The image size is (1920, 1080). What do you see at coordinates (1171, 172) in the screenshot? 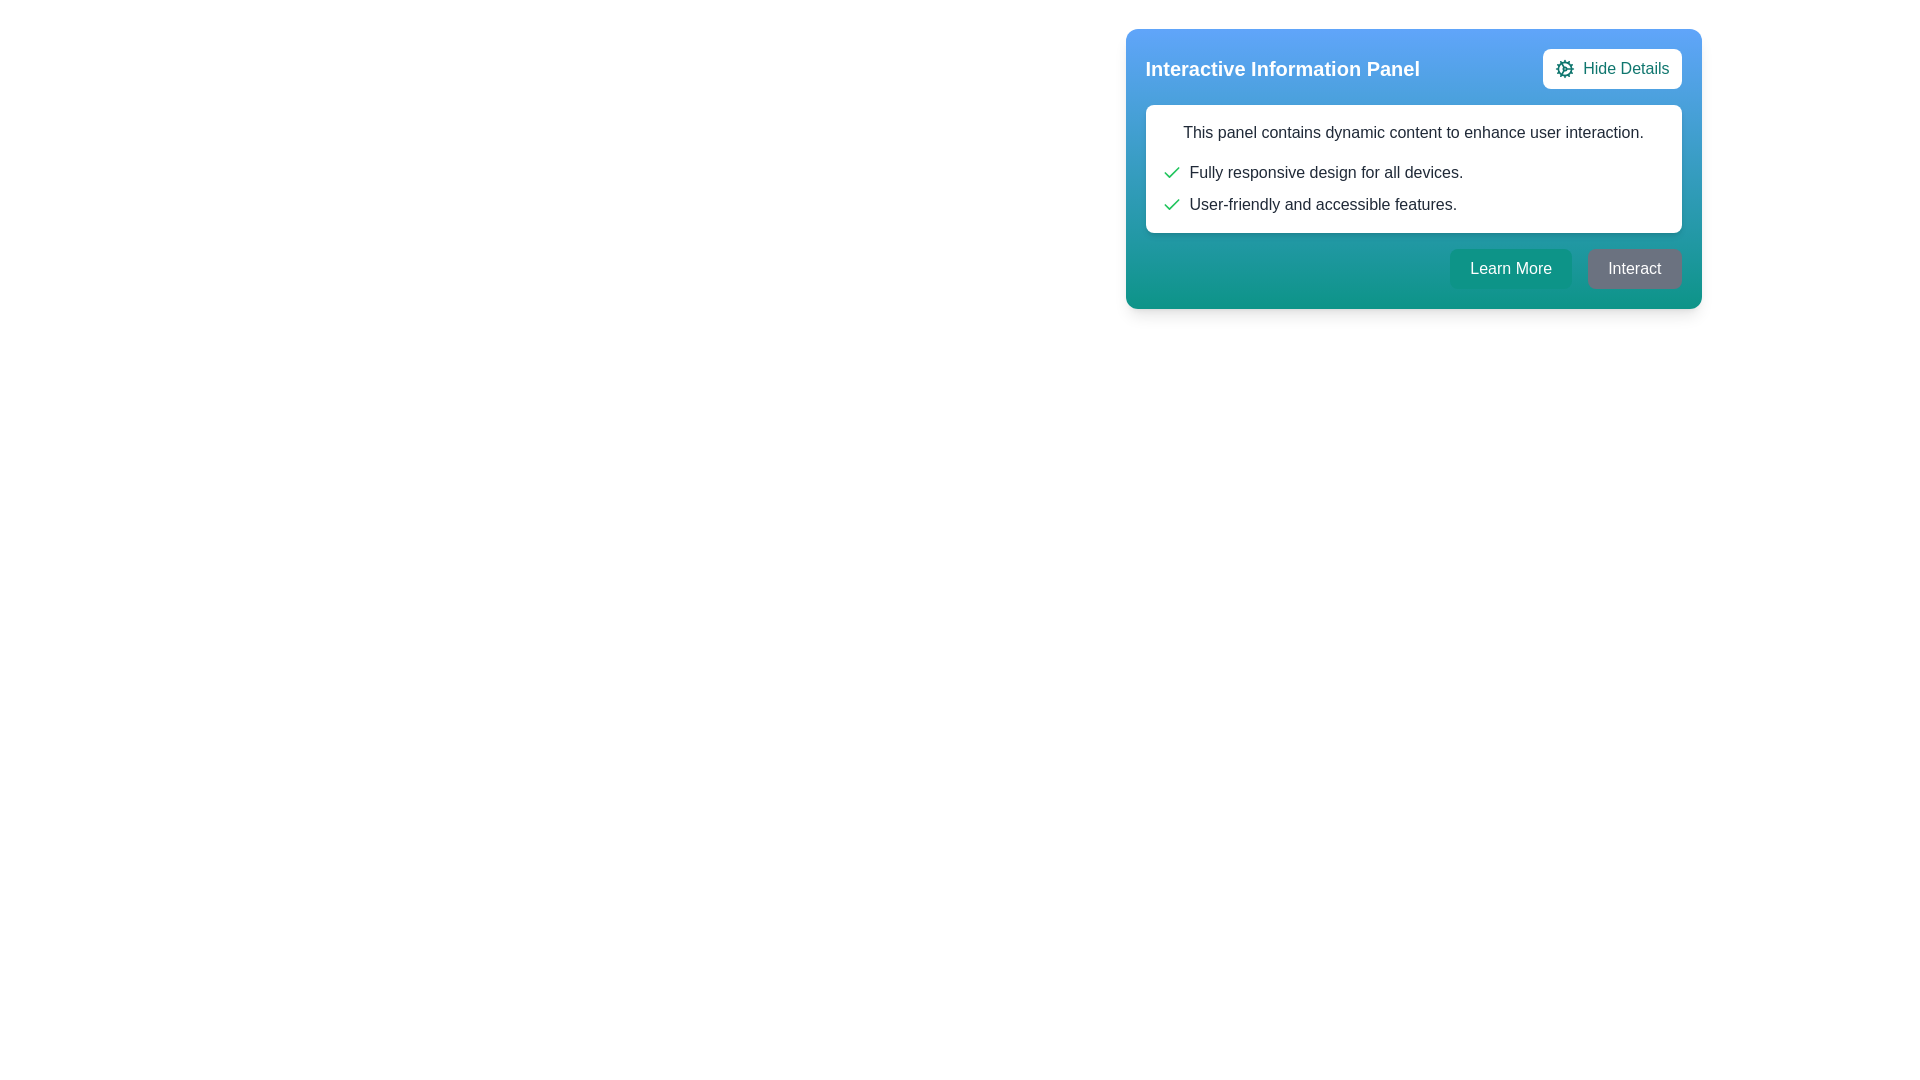
I see `the SVG icon that indicates the feature of fully responsive design, positioned to the left of the text 'Fully responsive design for all devices.'` at bounding box center [1171, 172].